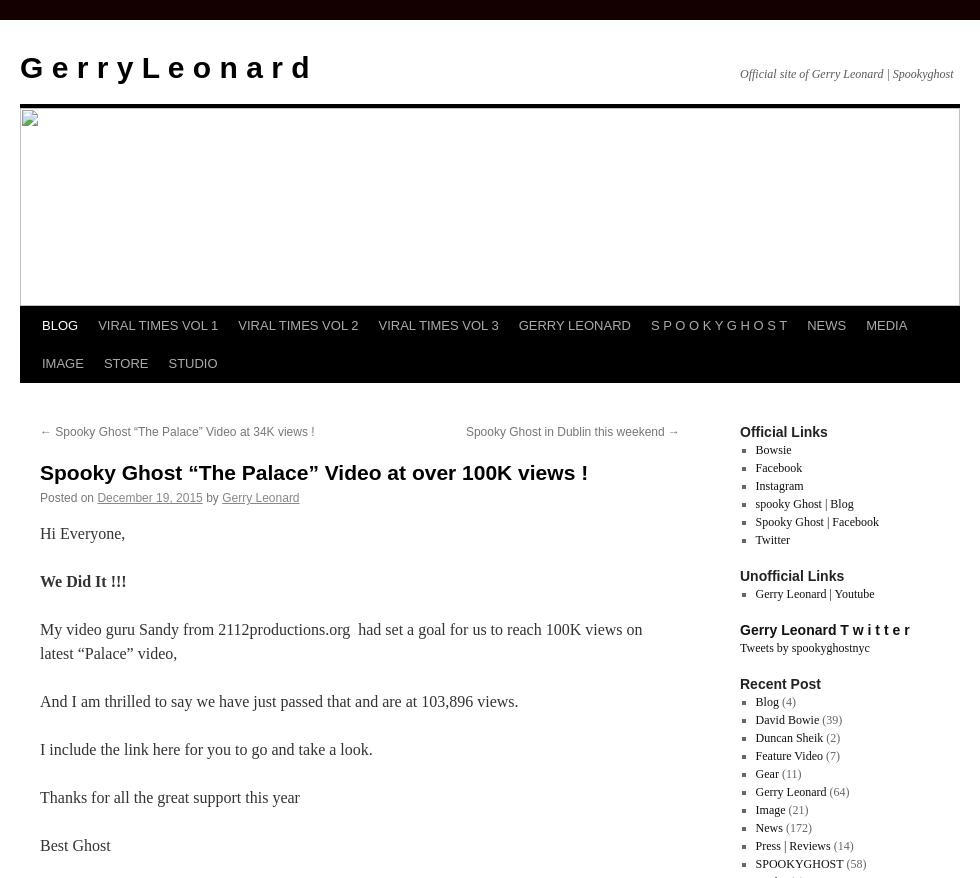  What do you see at coordinates (67, 498) in the screenshot?
I see `'Posted on'` at bounding box center [67, 498].